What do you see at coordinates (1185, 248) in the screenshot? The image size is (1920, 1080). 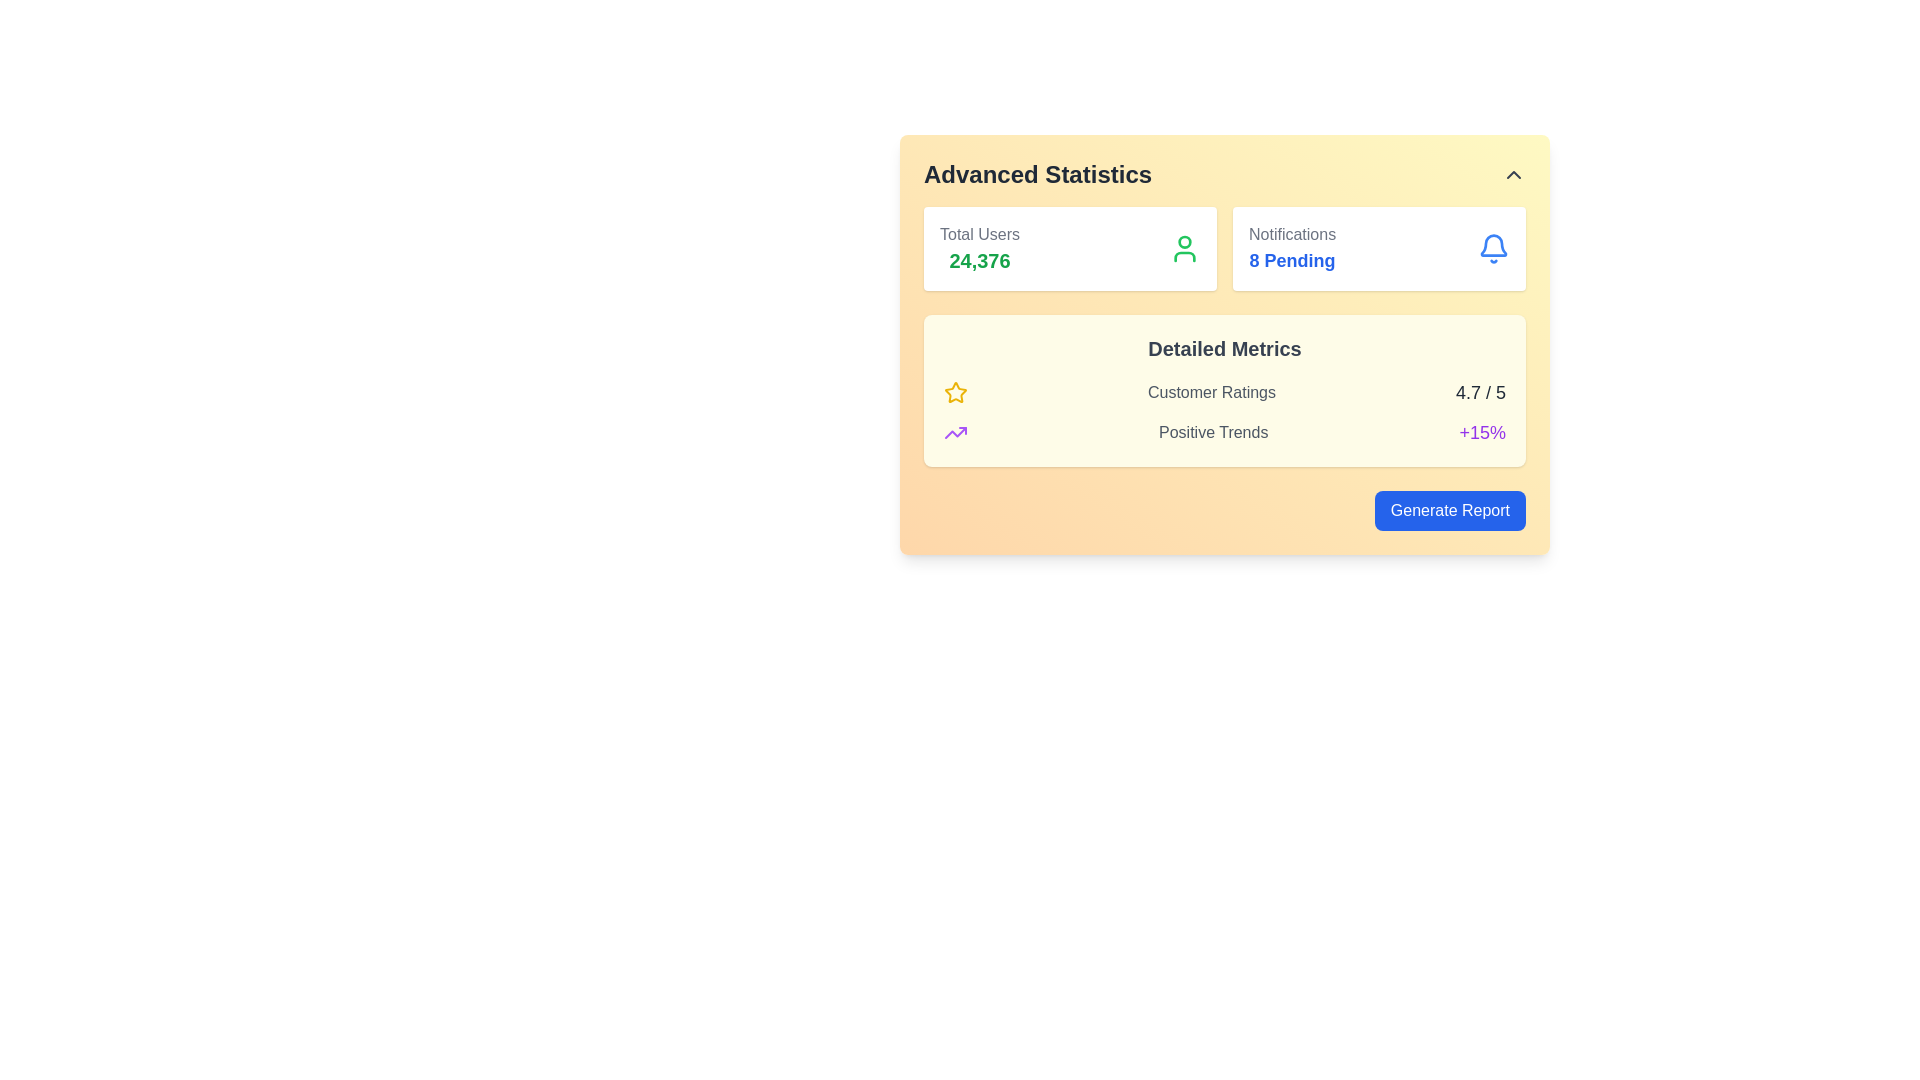 I see `the user icon located in the 'Total Users' section of the 'Advanced Statistics' card, which is visually represented next to the green number '24,376'` at bounding box center [1185, 248].